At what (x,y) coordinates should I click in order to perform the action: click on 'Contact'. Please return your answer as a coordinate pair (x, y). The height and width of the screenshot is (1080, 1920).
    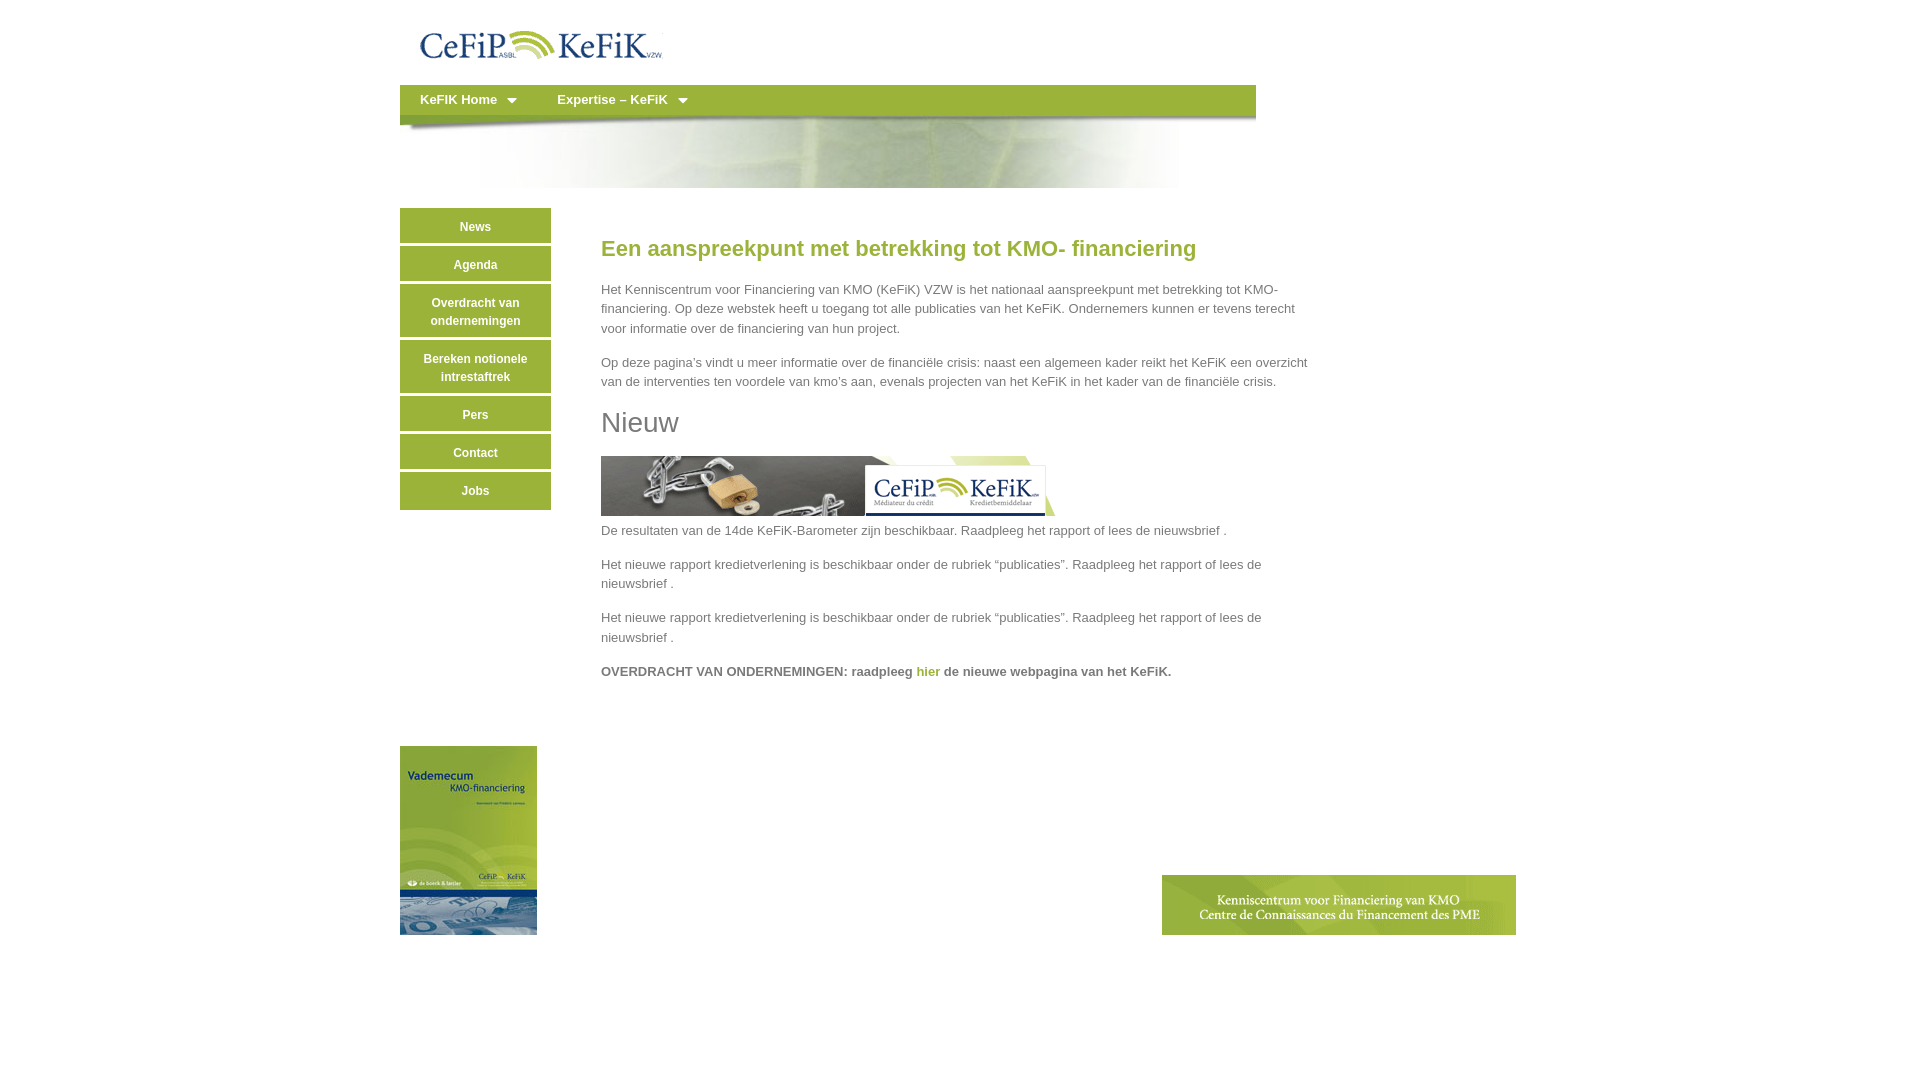
    Looking at the image, I should click on (474, 452).